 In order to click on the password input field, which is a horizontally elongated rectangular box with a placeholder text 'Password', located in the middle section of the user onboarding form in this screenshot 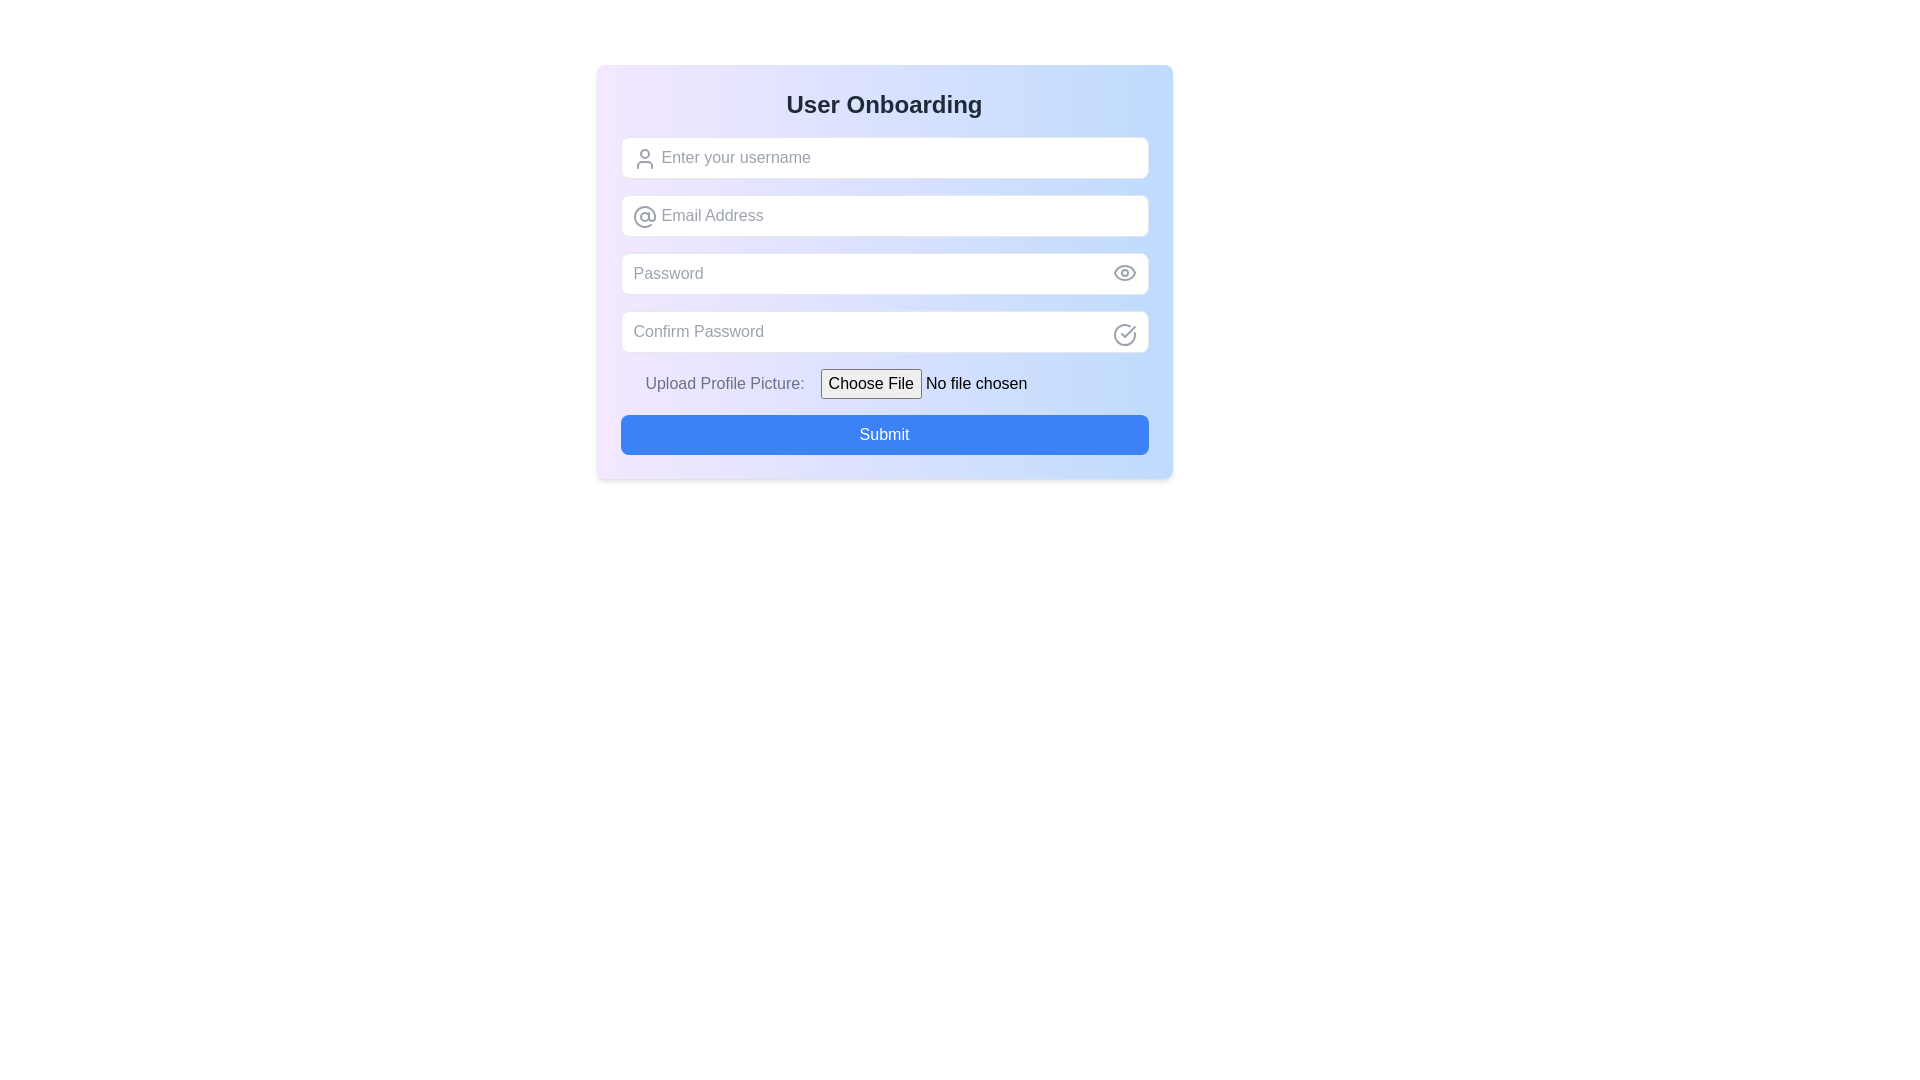, I will do `click(883, 272)`.